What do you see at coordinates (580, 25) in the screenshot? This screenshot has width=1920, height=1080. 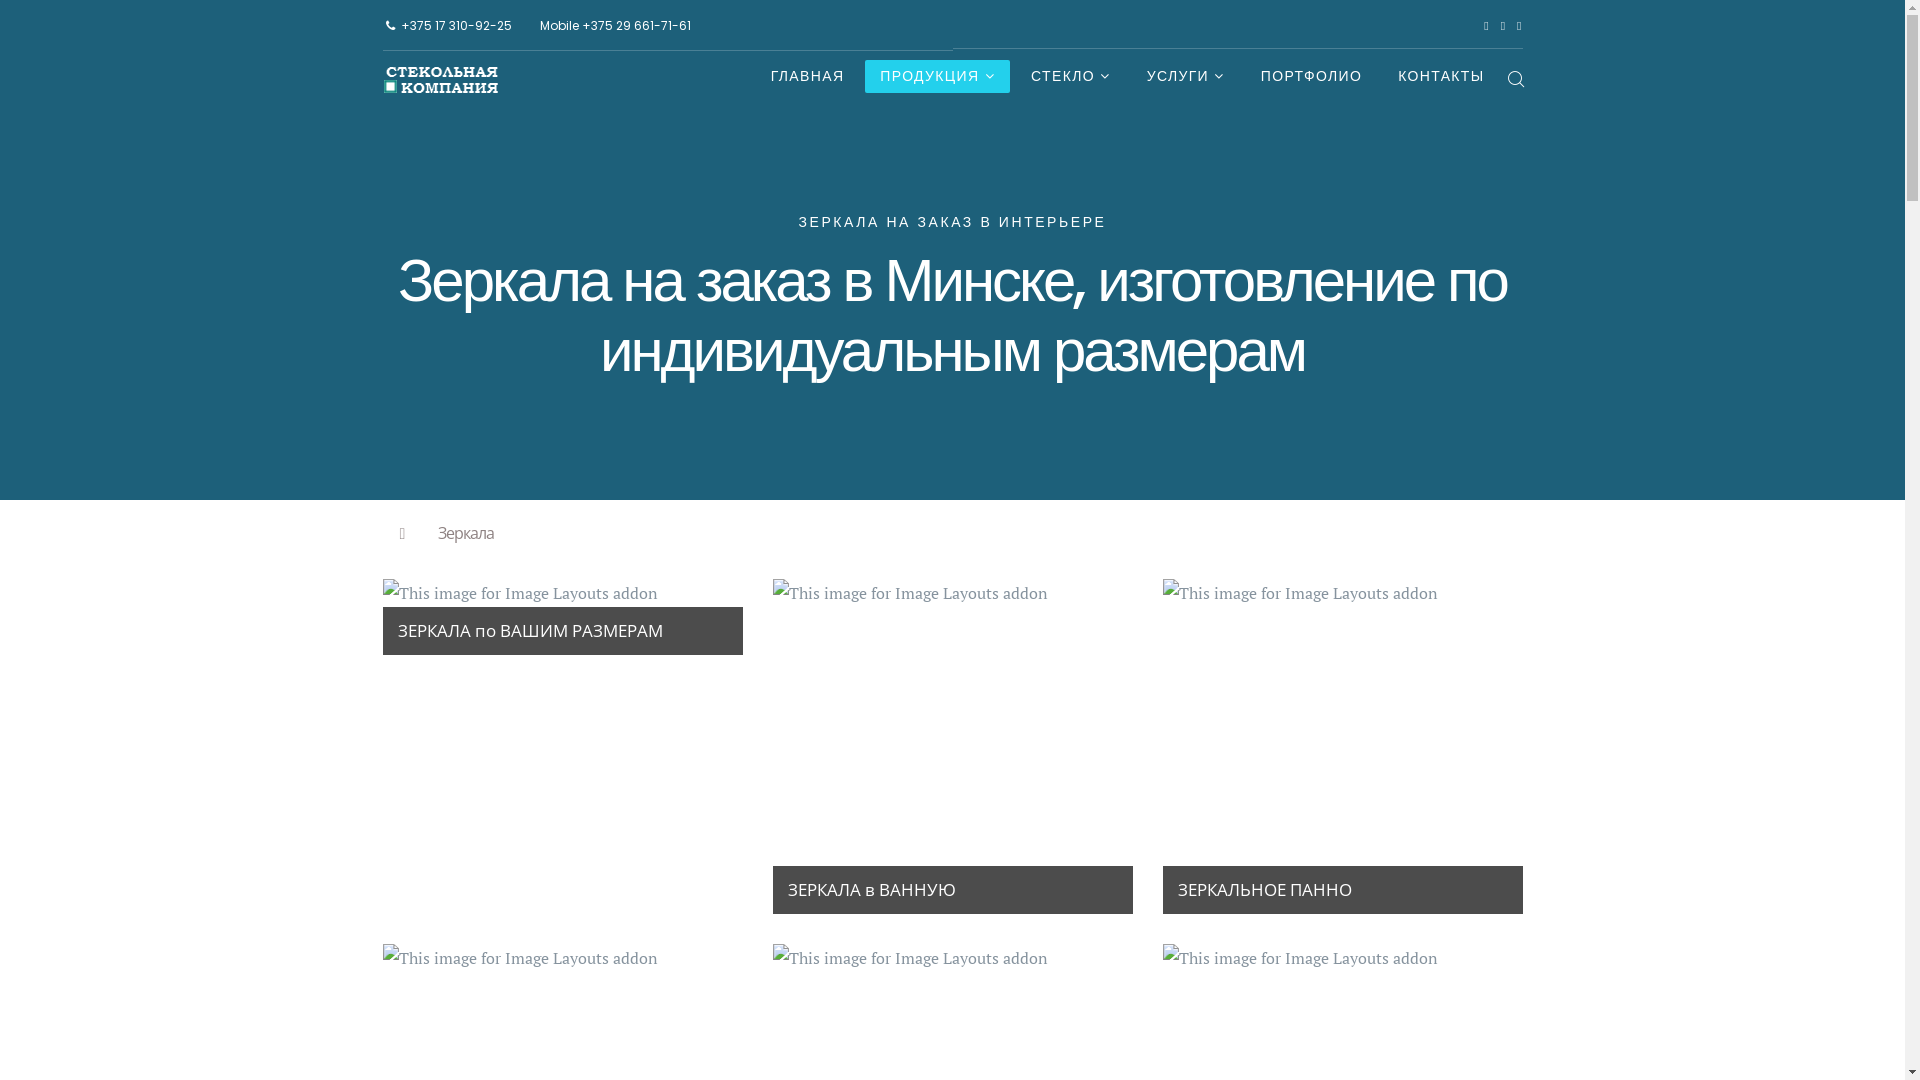 I see `'+375 29 661-71-61'` at bounding box center [580, 25].